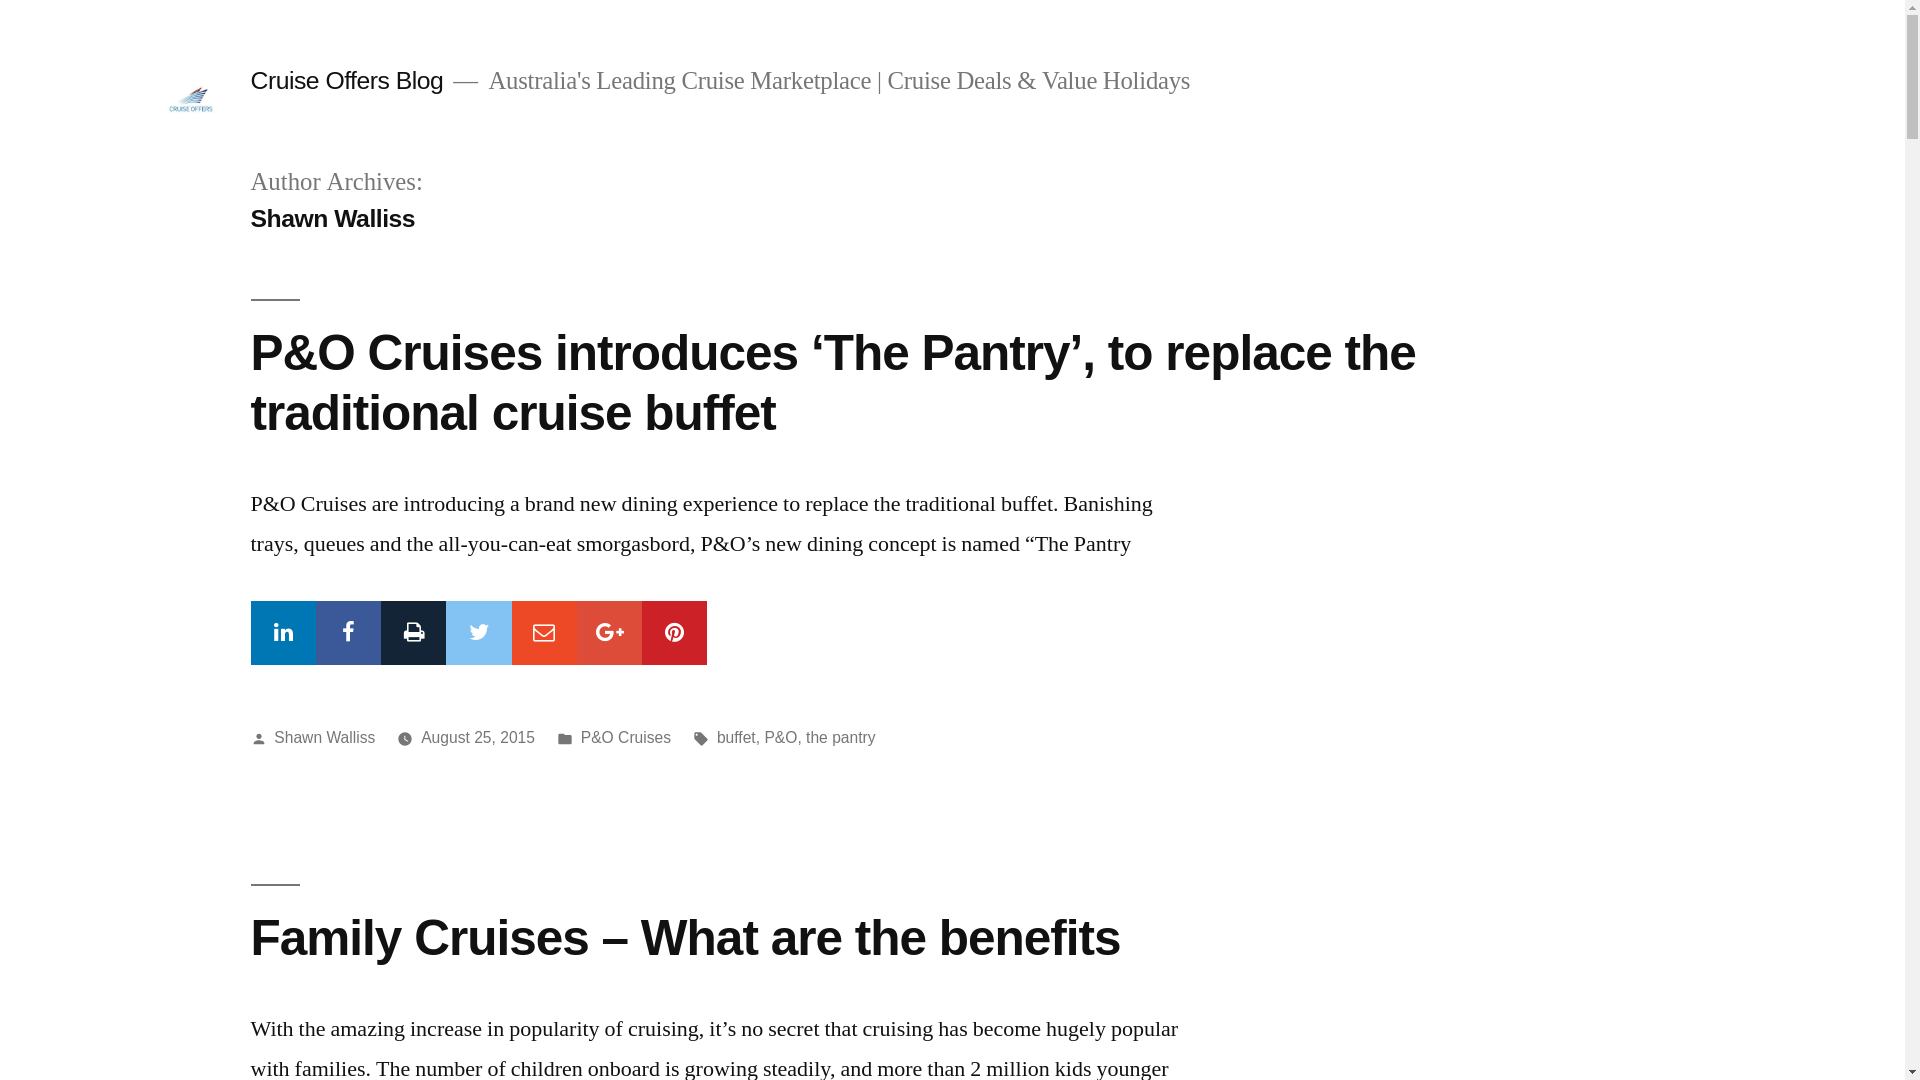 This screenshot has width=1920, height=1080. I want to click on 'Cruise Offers Blog', so click(346, 79).